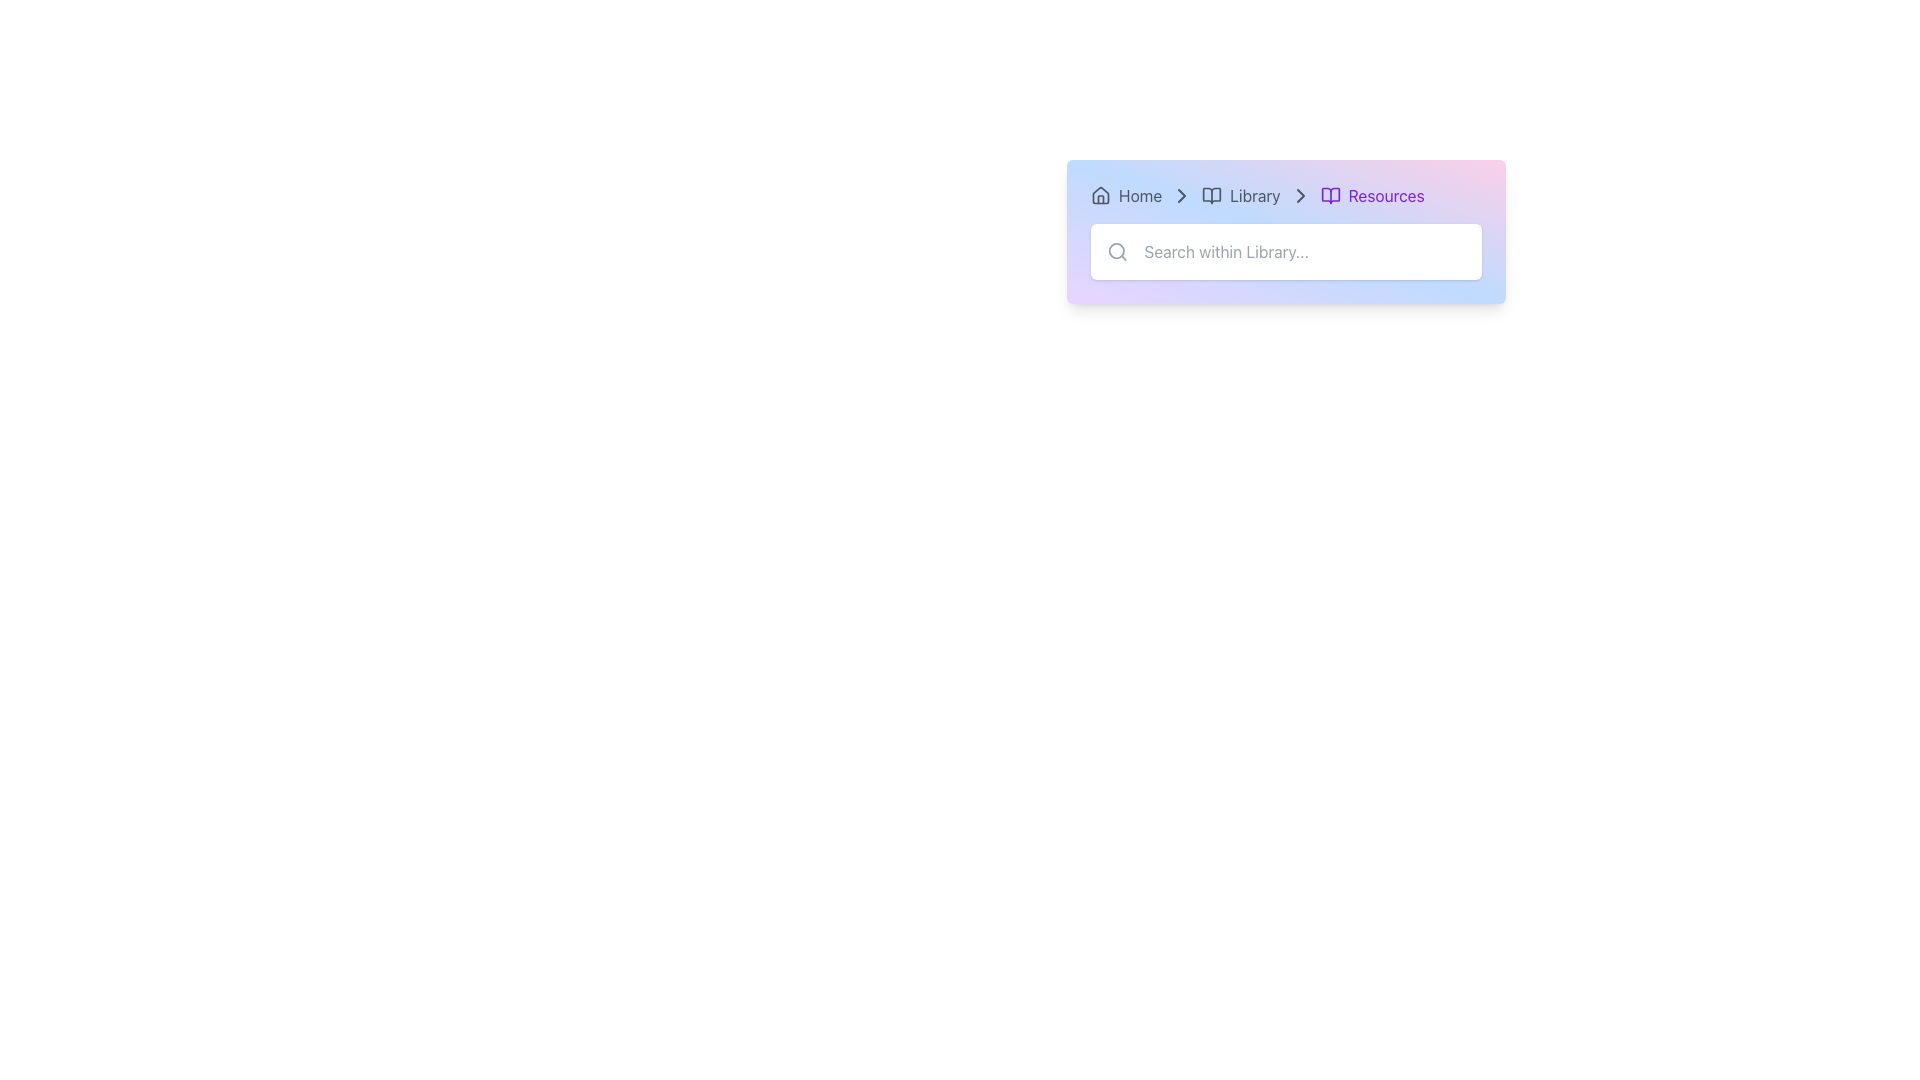 The width and height of the screenshot is (1920, 1080). What do you see at coordinates (1211, 196) in the screenshot?
I see `the open book icon in the navigation trail` at bounding box center [1211, 196].